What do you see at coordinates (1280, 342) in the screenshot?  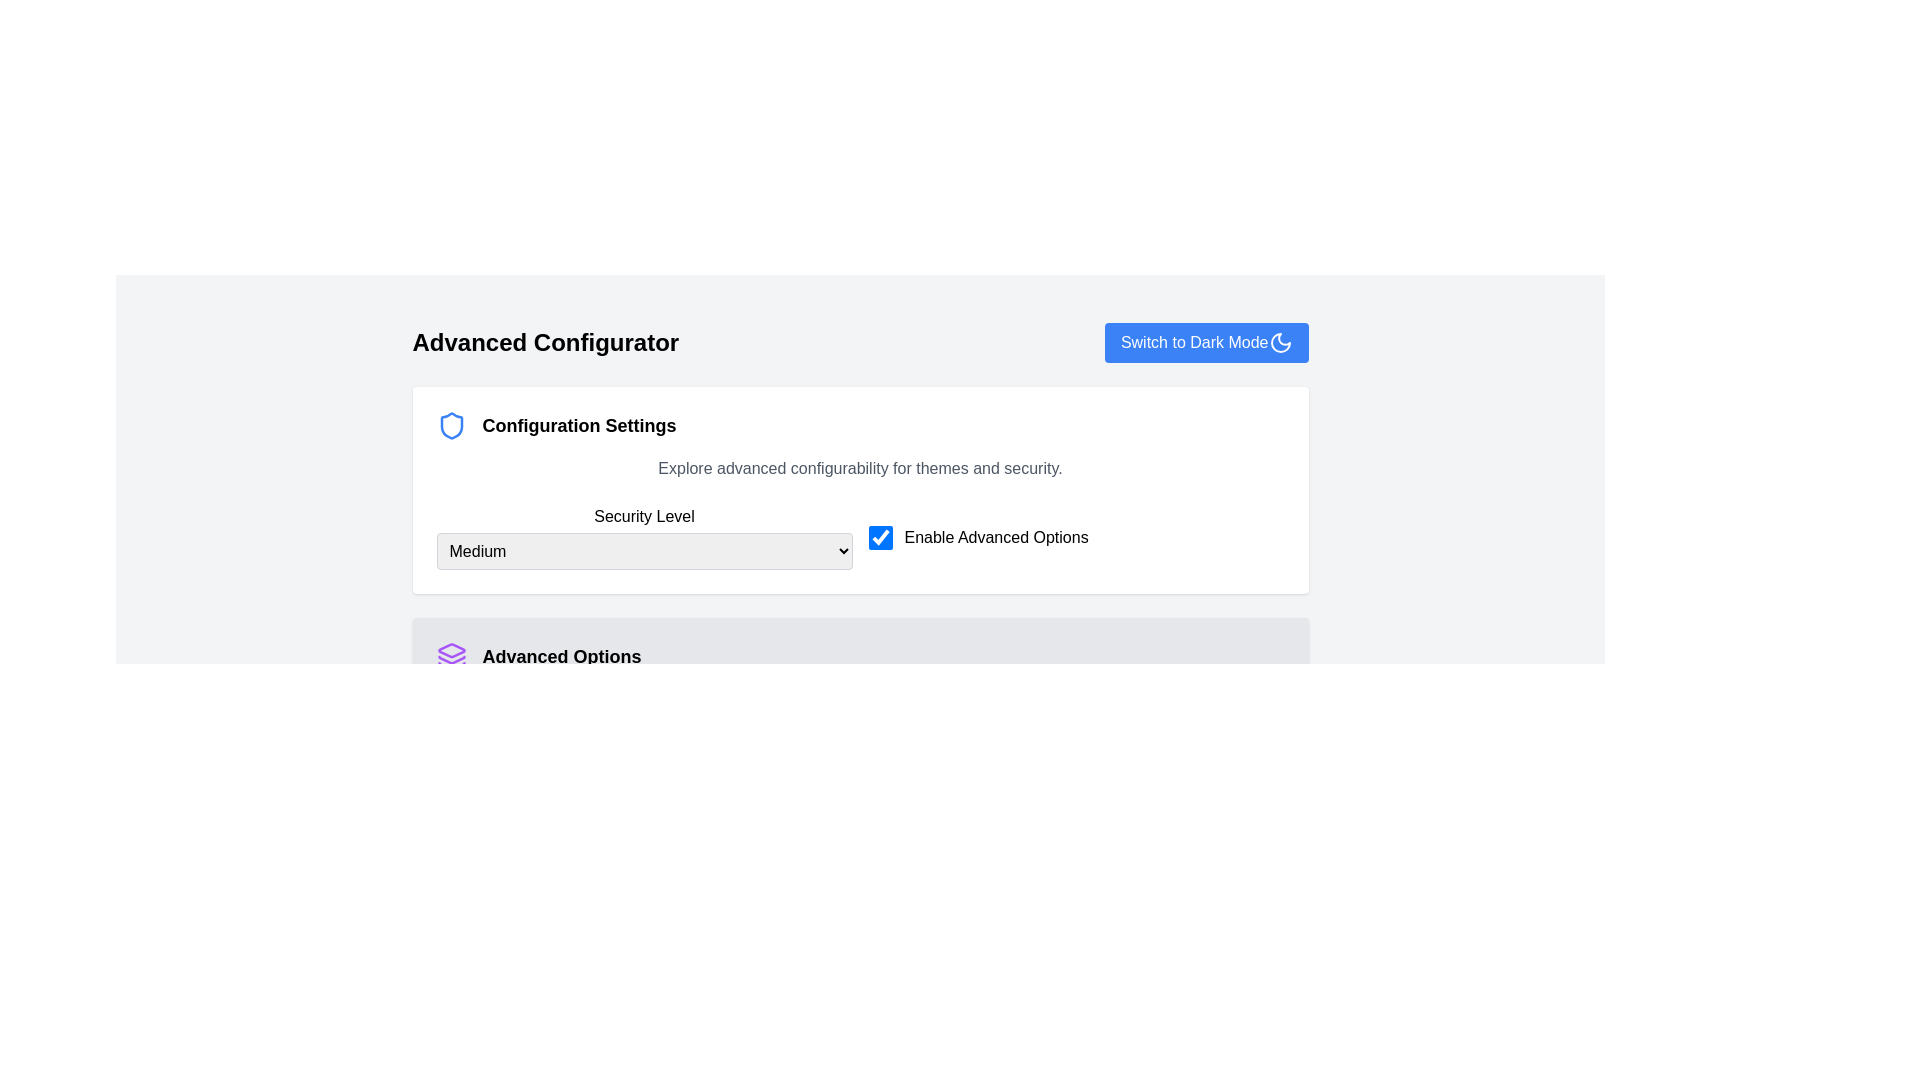 I see `the 'Switch to Dark Mode' button located in the top-right section of the interface, which features a moon-shaped icon as part of its design` at bounding box center [1280, 342].